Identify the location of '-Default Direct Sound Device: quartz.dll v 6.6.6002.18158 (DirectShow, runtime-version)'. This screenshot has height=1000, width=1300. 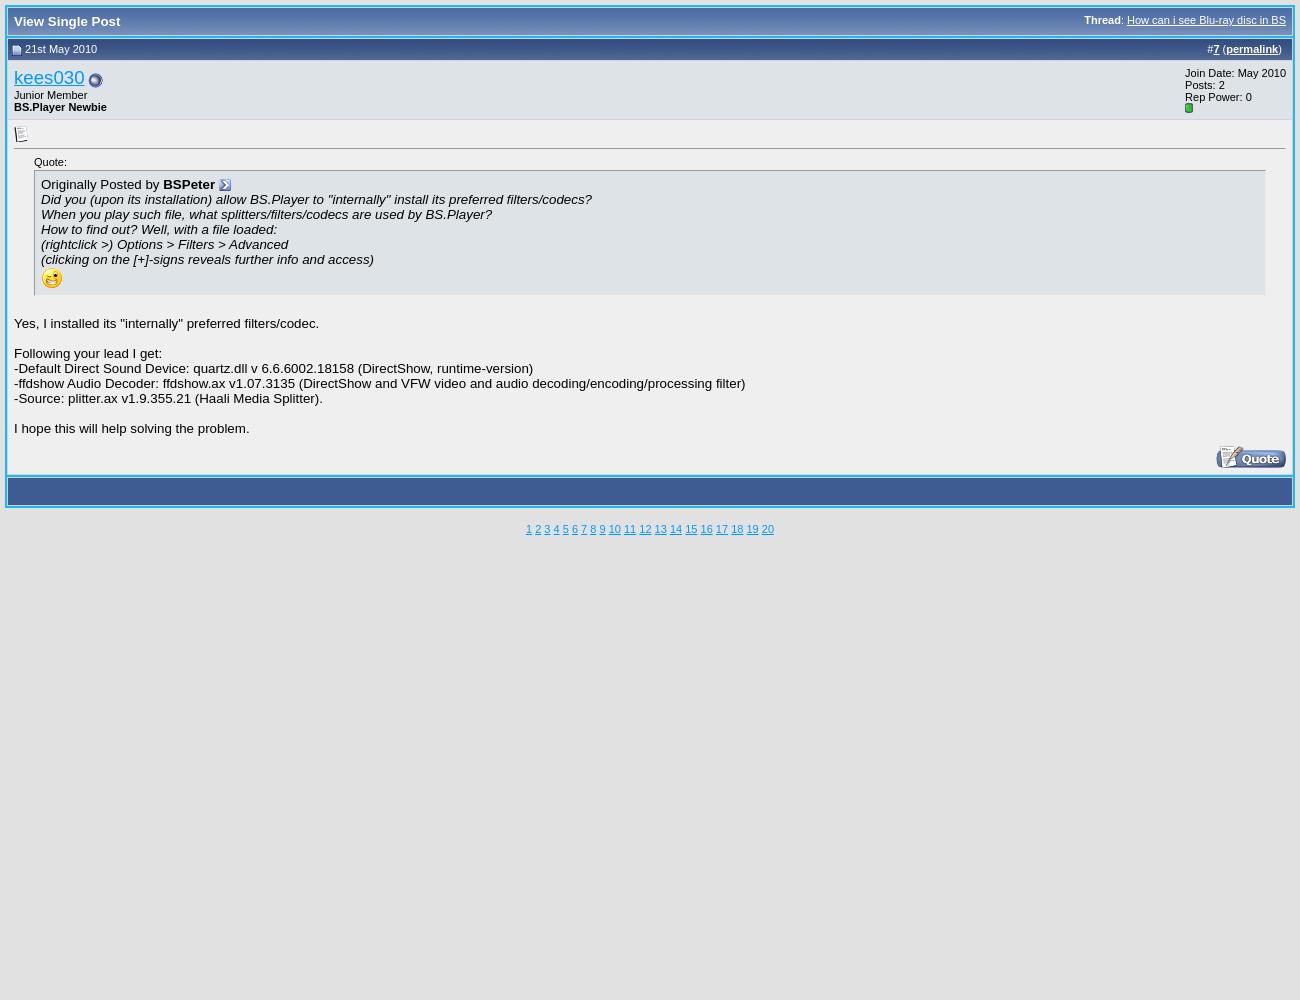
(273, 366).